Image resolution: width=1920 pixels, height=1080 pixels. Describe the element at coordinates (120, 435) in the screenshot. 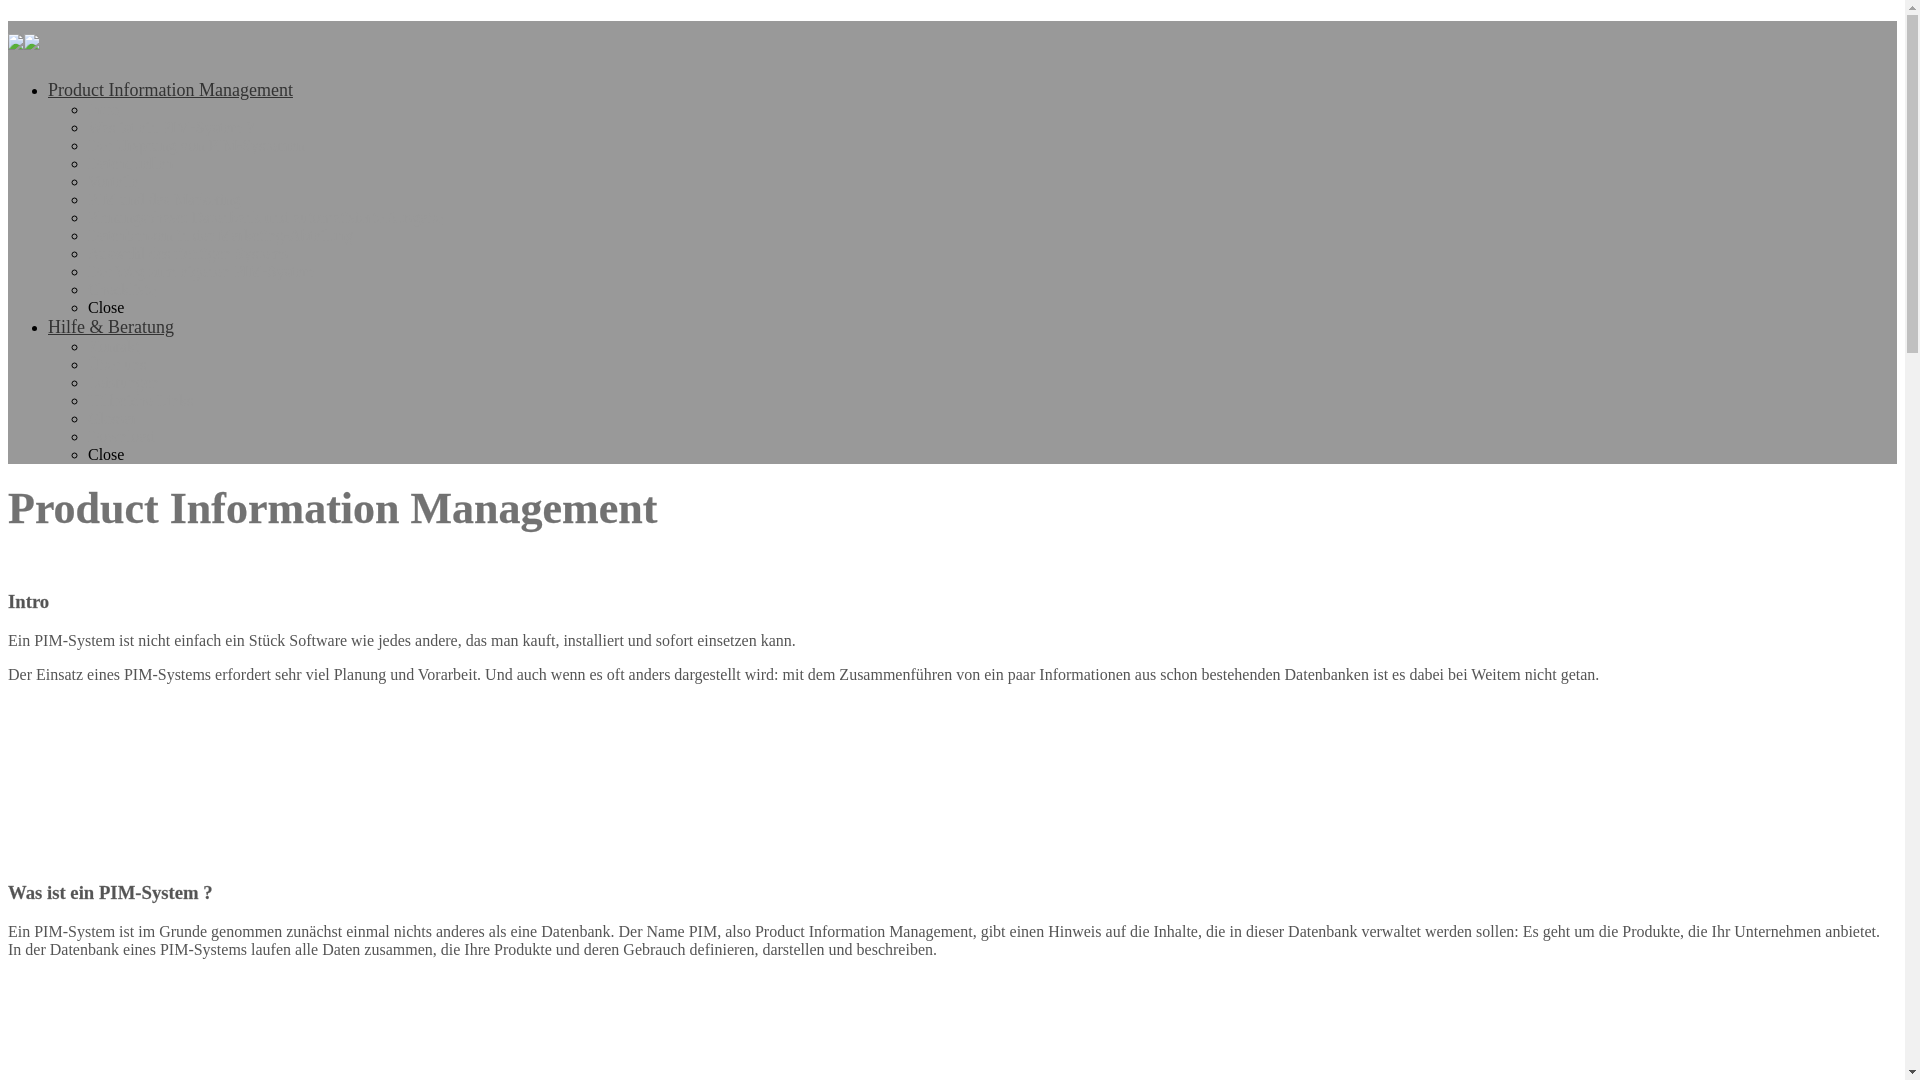

I see `'Download'` at that location.